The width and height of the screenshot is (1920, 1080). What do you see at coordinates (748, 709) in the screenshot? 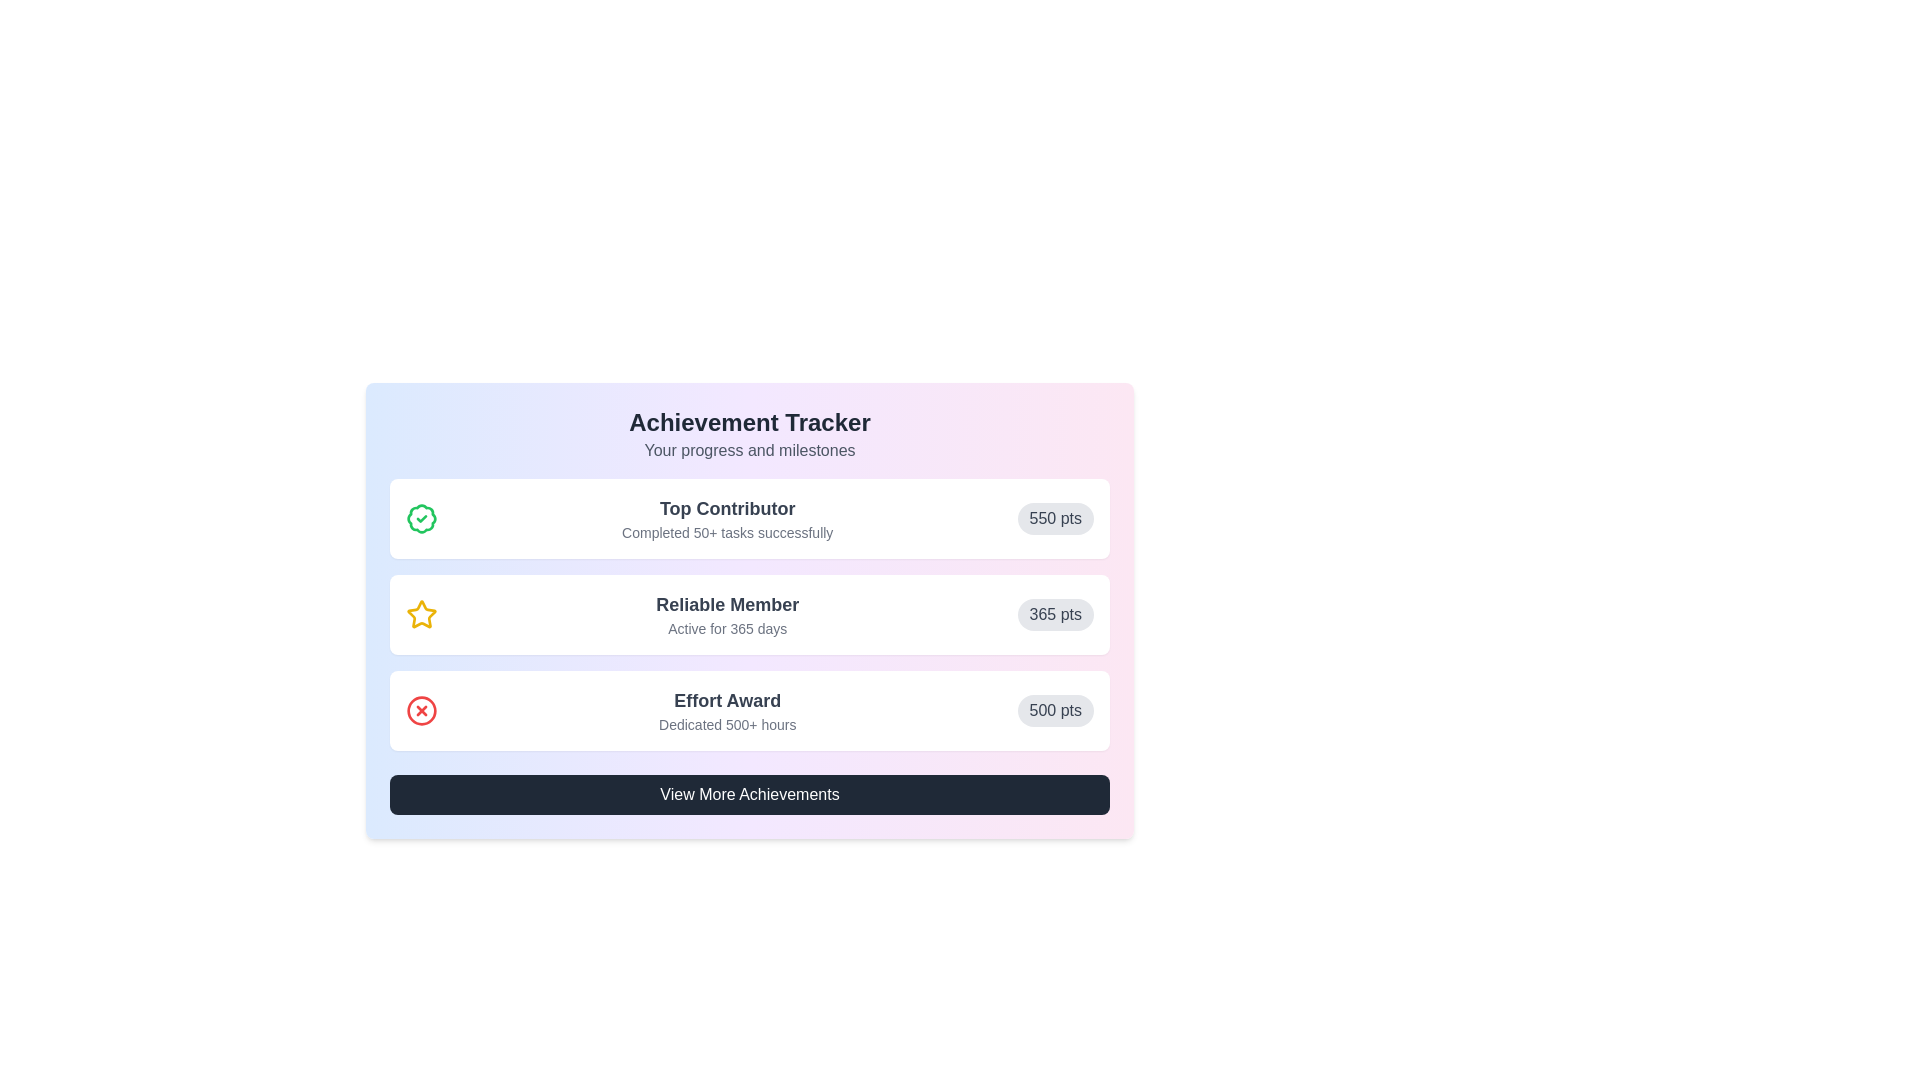
I see `the 'Effort Award' achievement item, which is the third item in the list of achievements` at bounding box center [748, 709].